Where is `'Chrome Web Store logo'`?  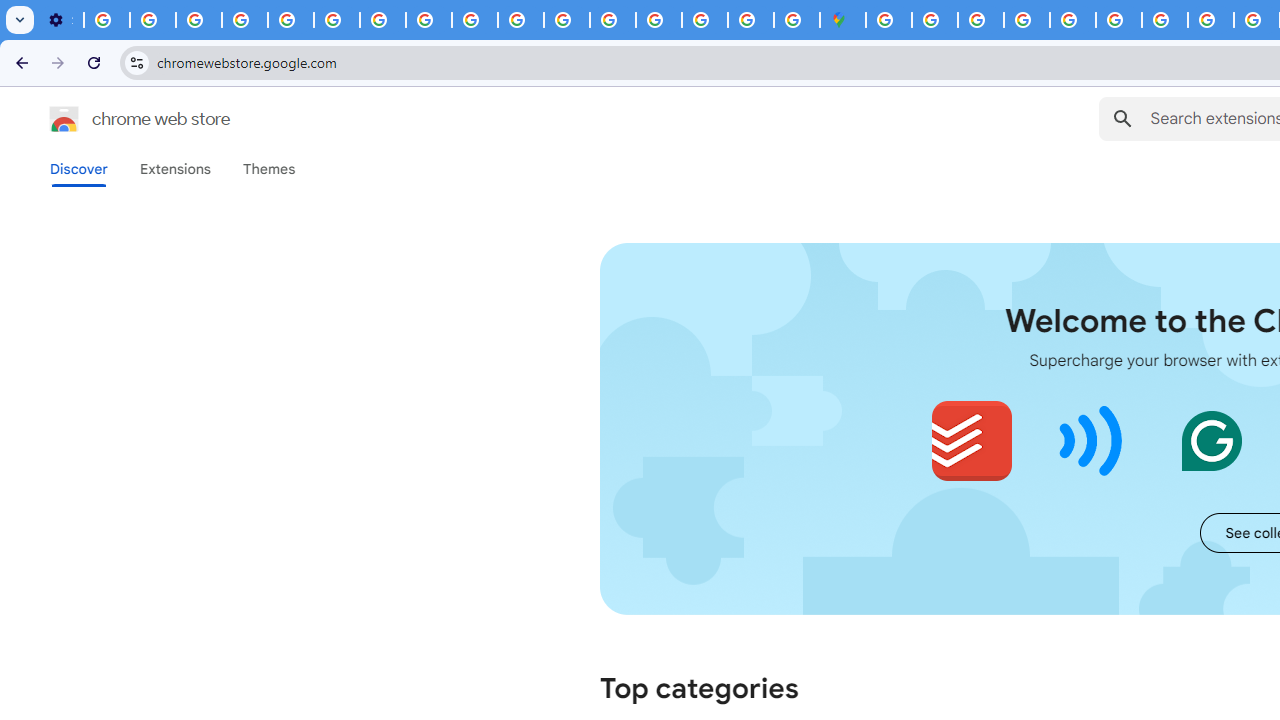 'Chrome Web Store logo' is located at coordinates (64, 119).